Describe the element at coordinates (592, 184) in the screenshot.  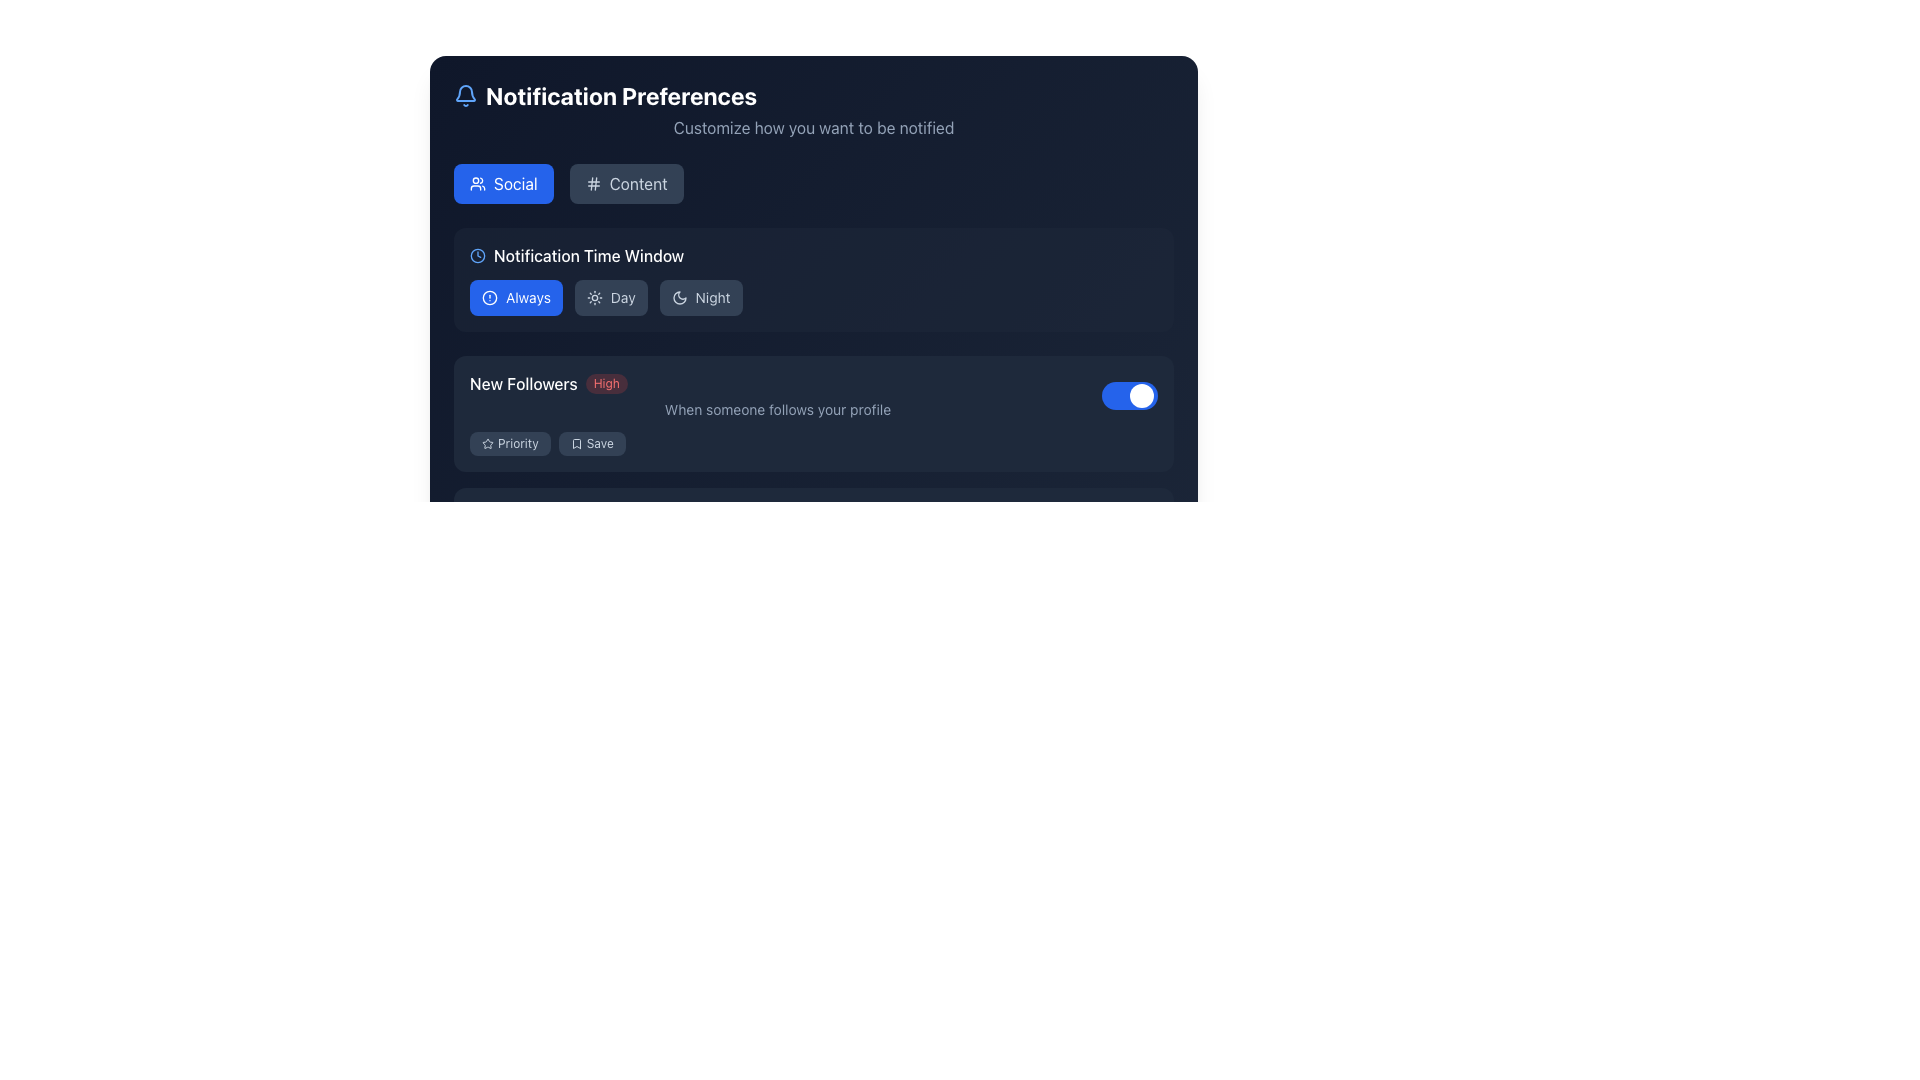
I see `the SVG icon representing the 'Content' category, which is located to the left of the button text within the 'Content' button in the 'Notification Preferences' section` at that location.